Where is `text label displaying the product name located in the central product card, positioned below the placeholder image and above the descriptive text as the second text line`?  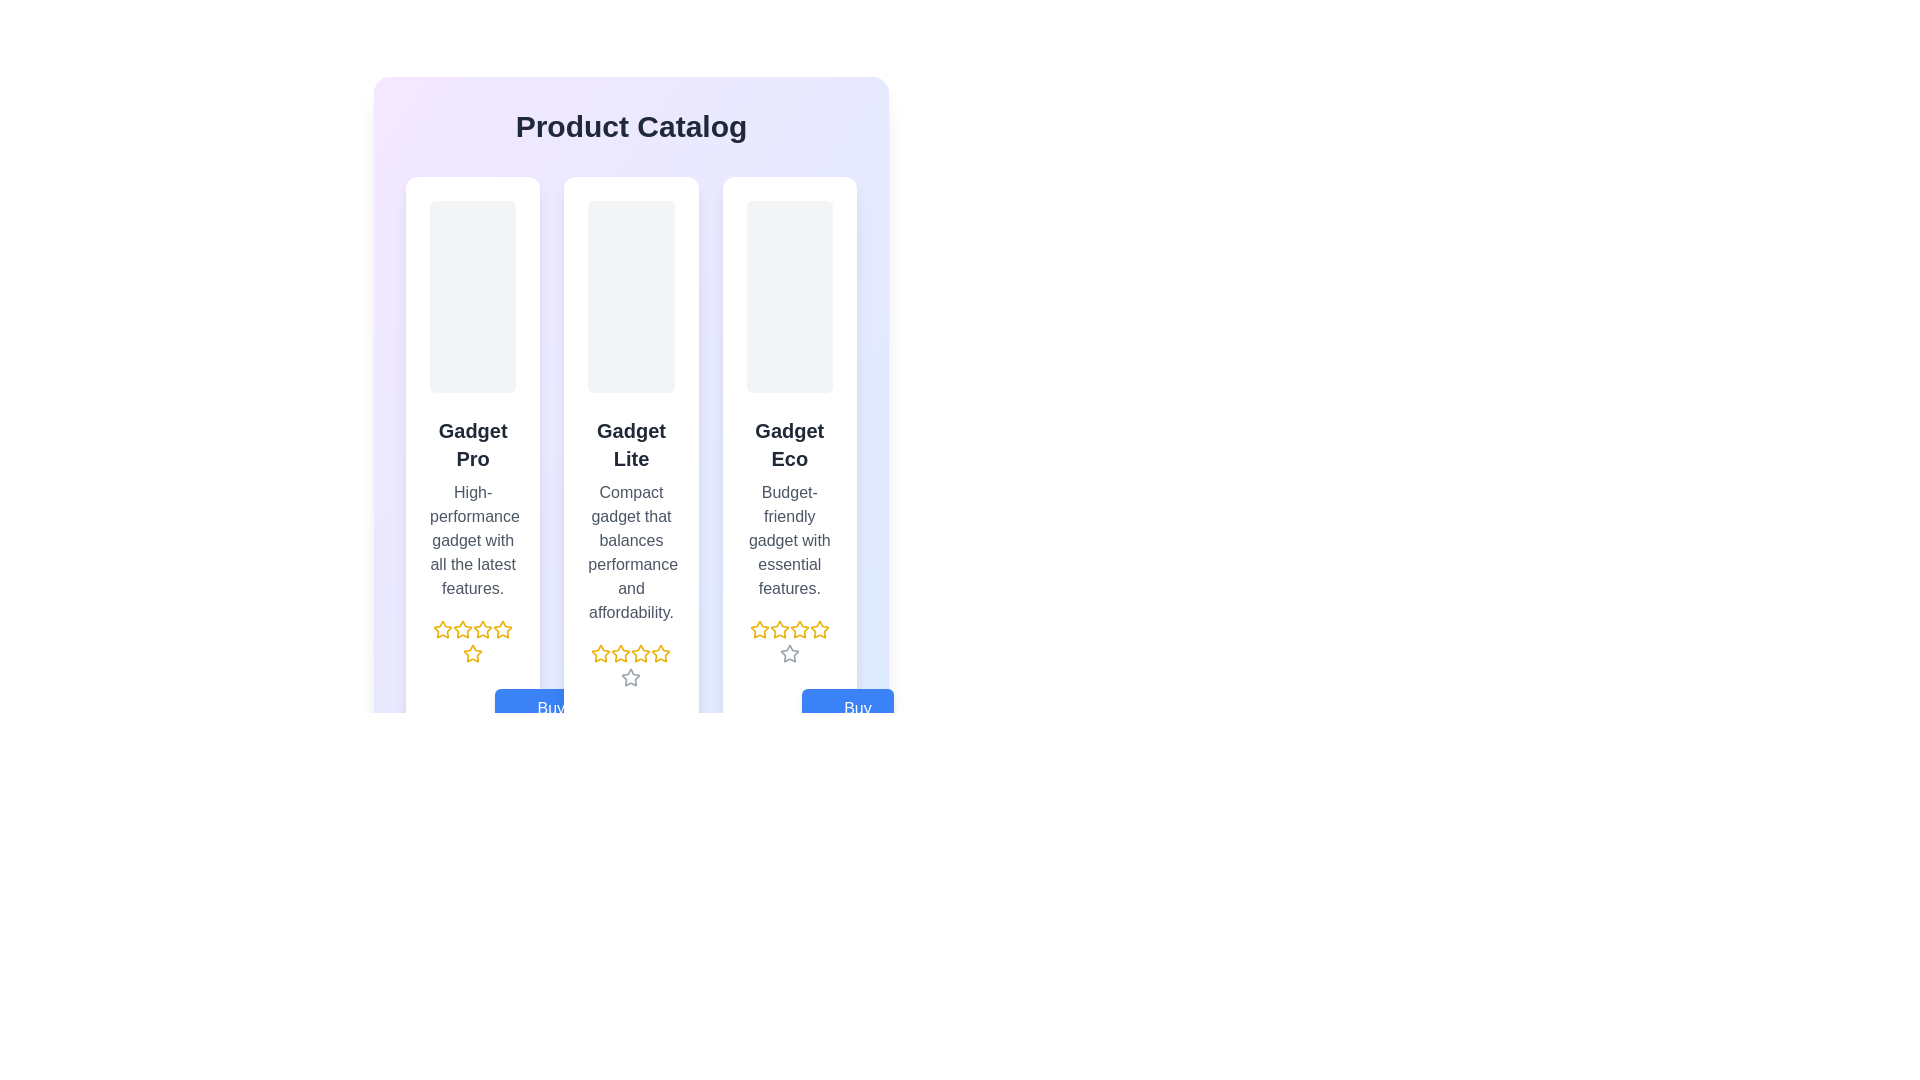
text label displaying the product name located in the central product card, positioned below the placeholder image and above the descriptive text as the second text line is located at coordinates (630, 443).